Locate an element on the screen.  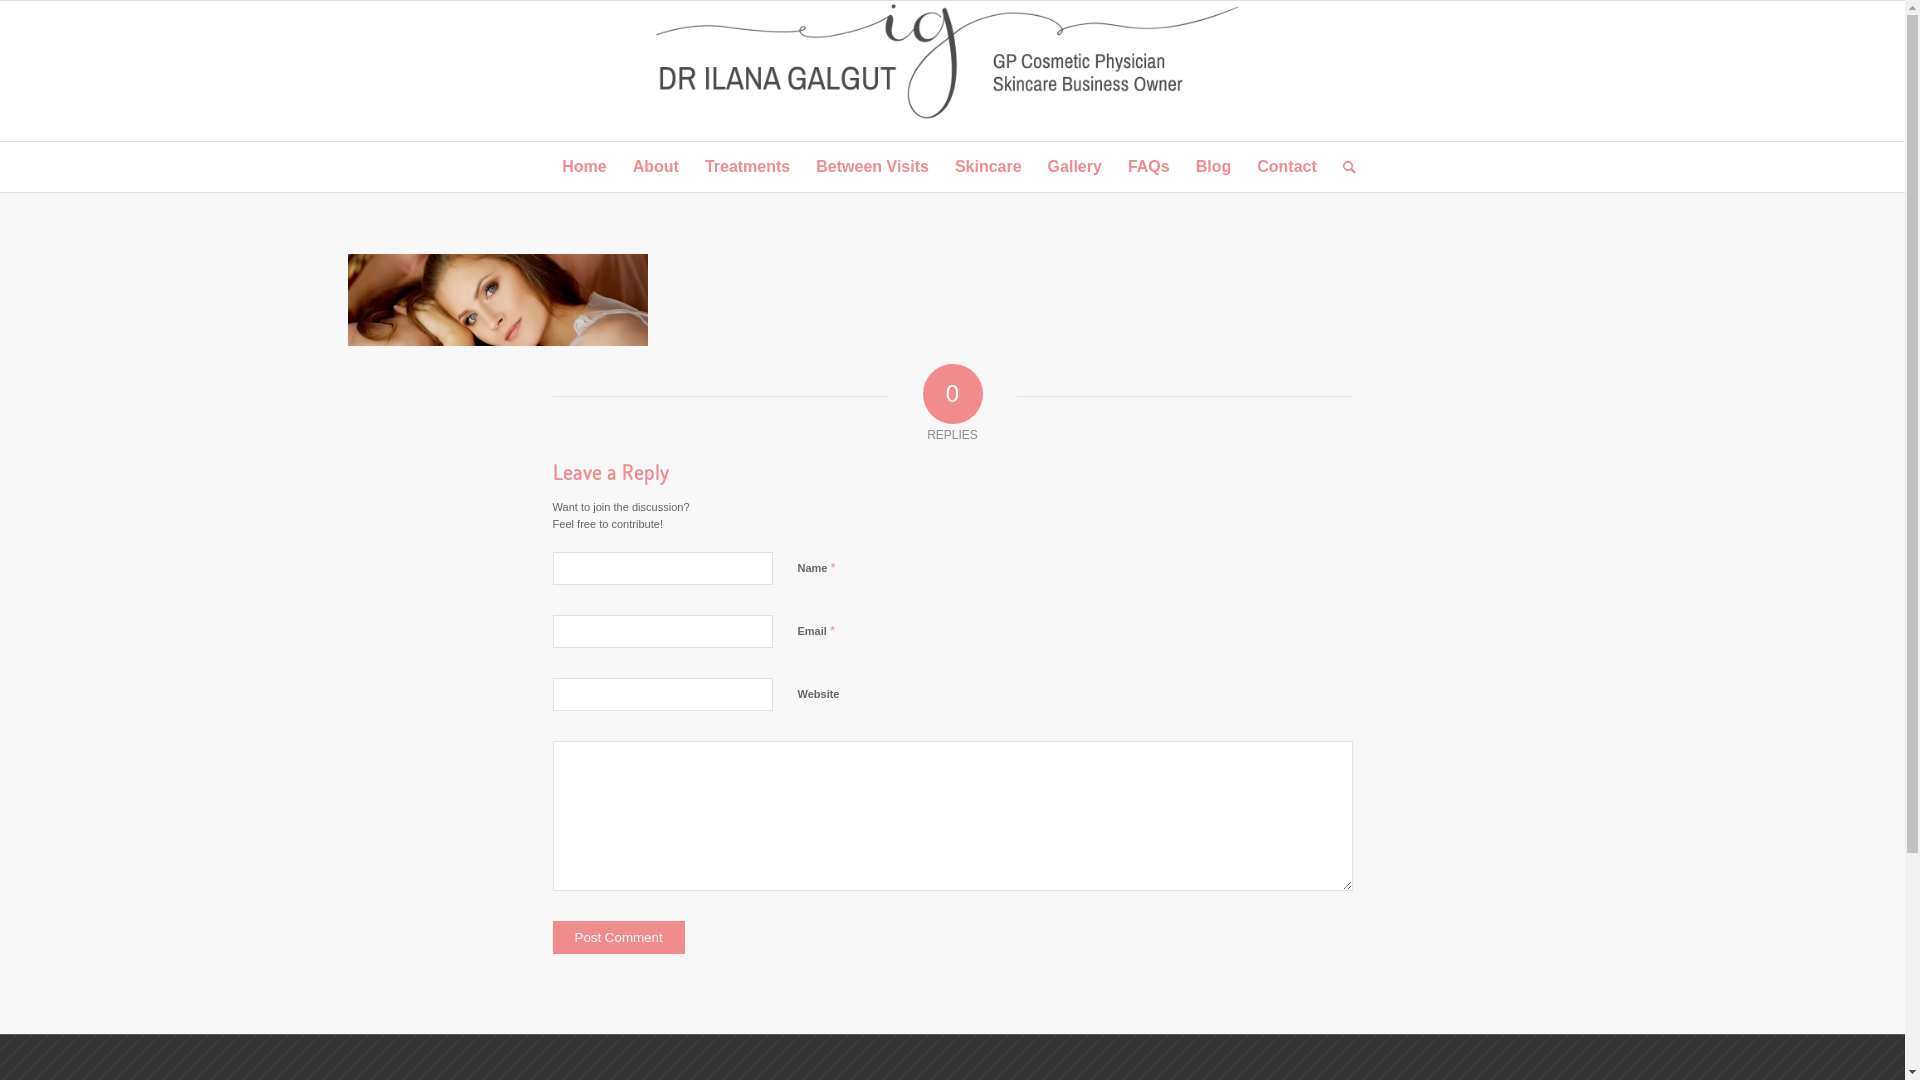
'Contact' is located at coordinates (1286, 165).